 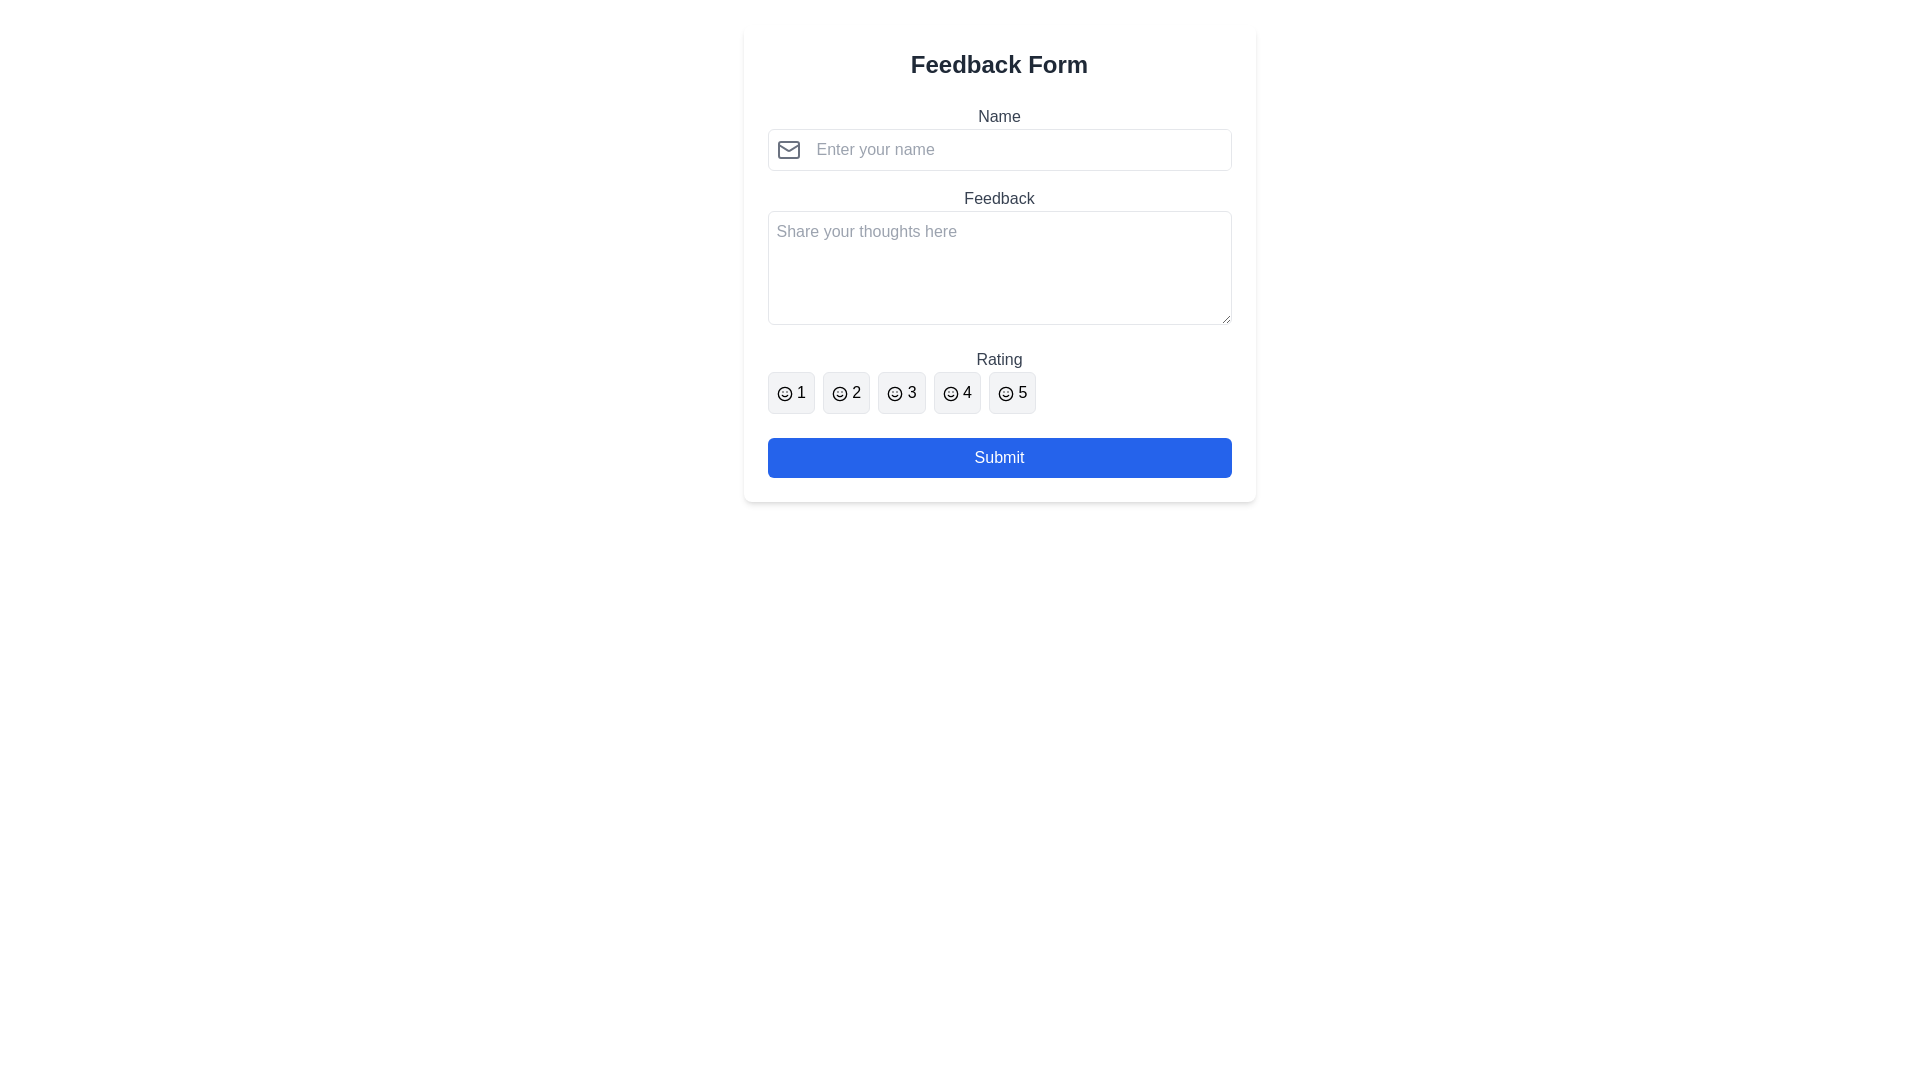 I want to click on the submission button located at the bottom of the feedback form under the 'Rating' section to change its color, so click(x=999, y=458).